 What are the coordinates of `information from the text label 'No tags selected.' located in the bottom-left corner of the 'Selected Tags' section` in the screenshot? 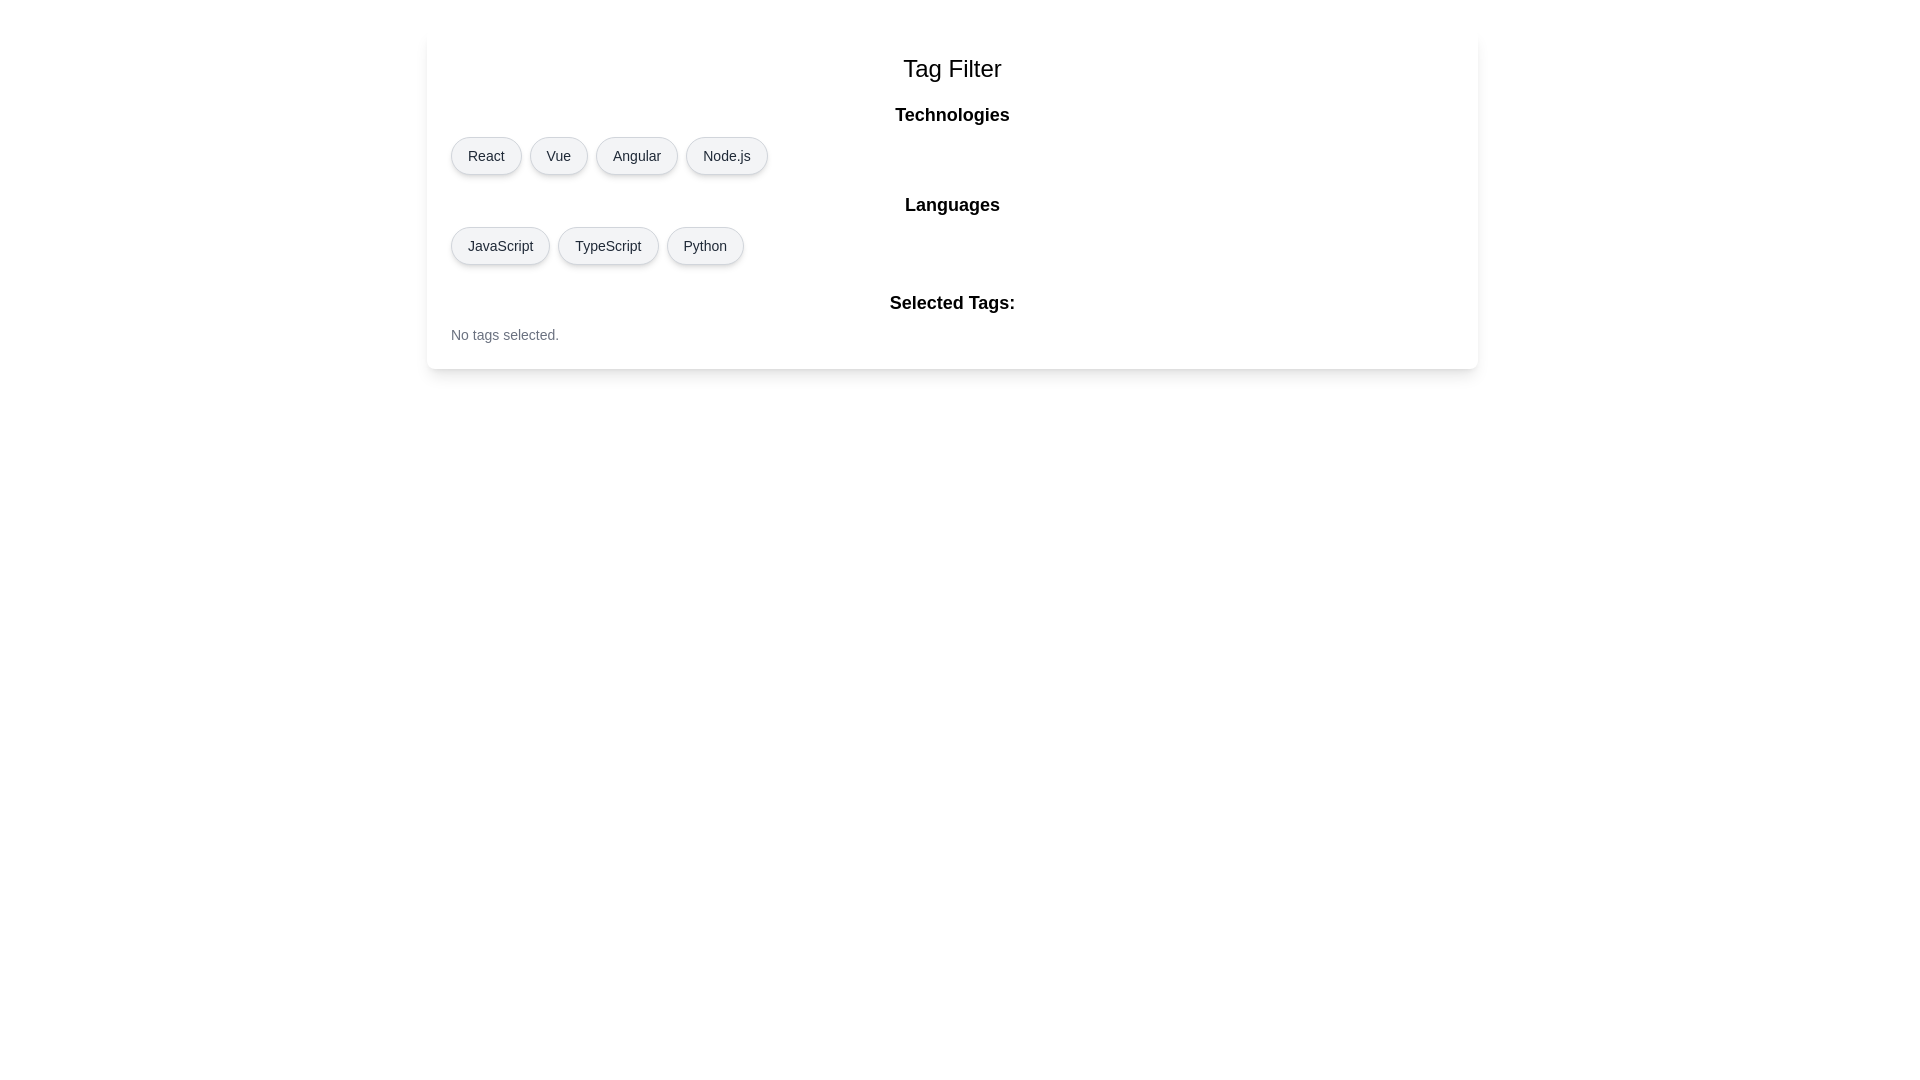 It's located at (505, 334).